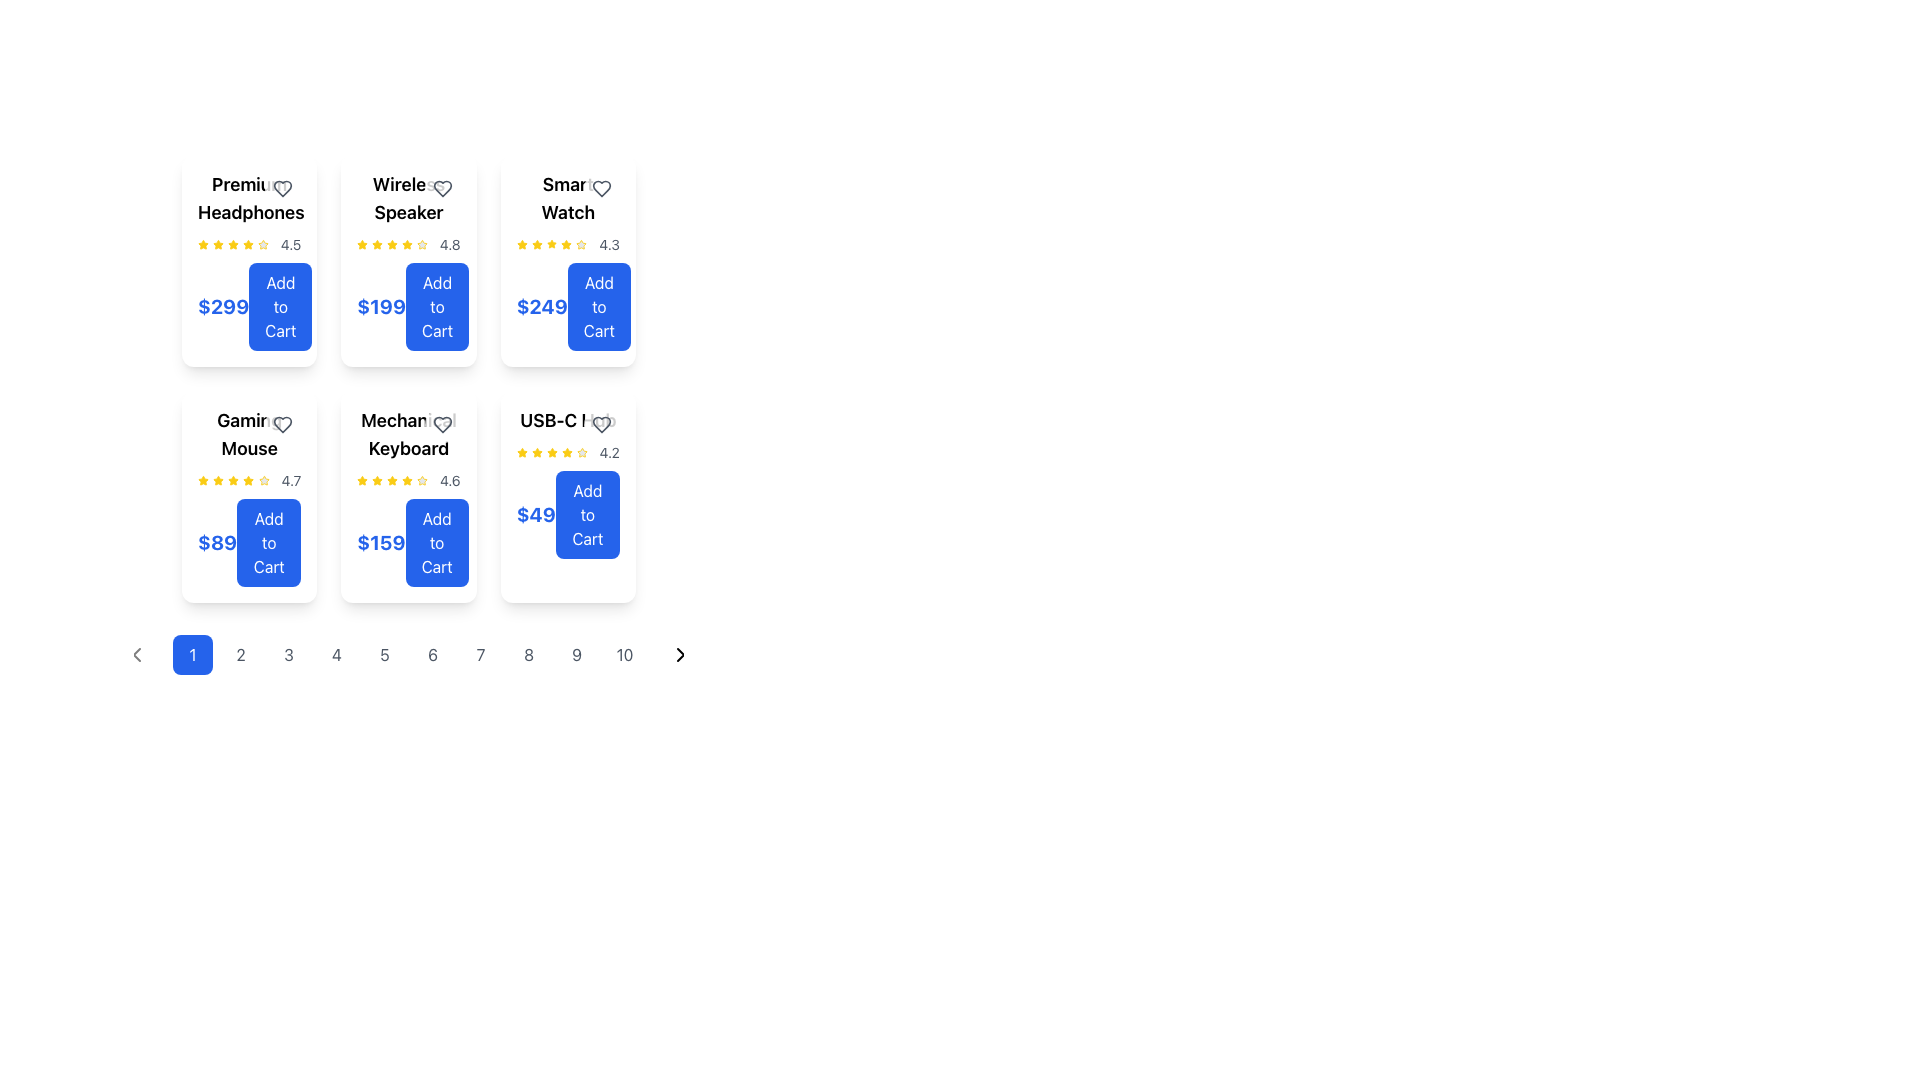 The width and height of the screenshot is (1920, 1080). I want to click on the text label displaying 'USB-C Hub', which identifies the product title and is located above the ratings and price sections in the product card, so click(567, 419).